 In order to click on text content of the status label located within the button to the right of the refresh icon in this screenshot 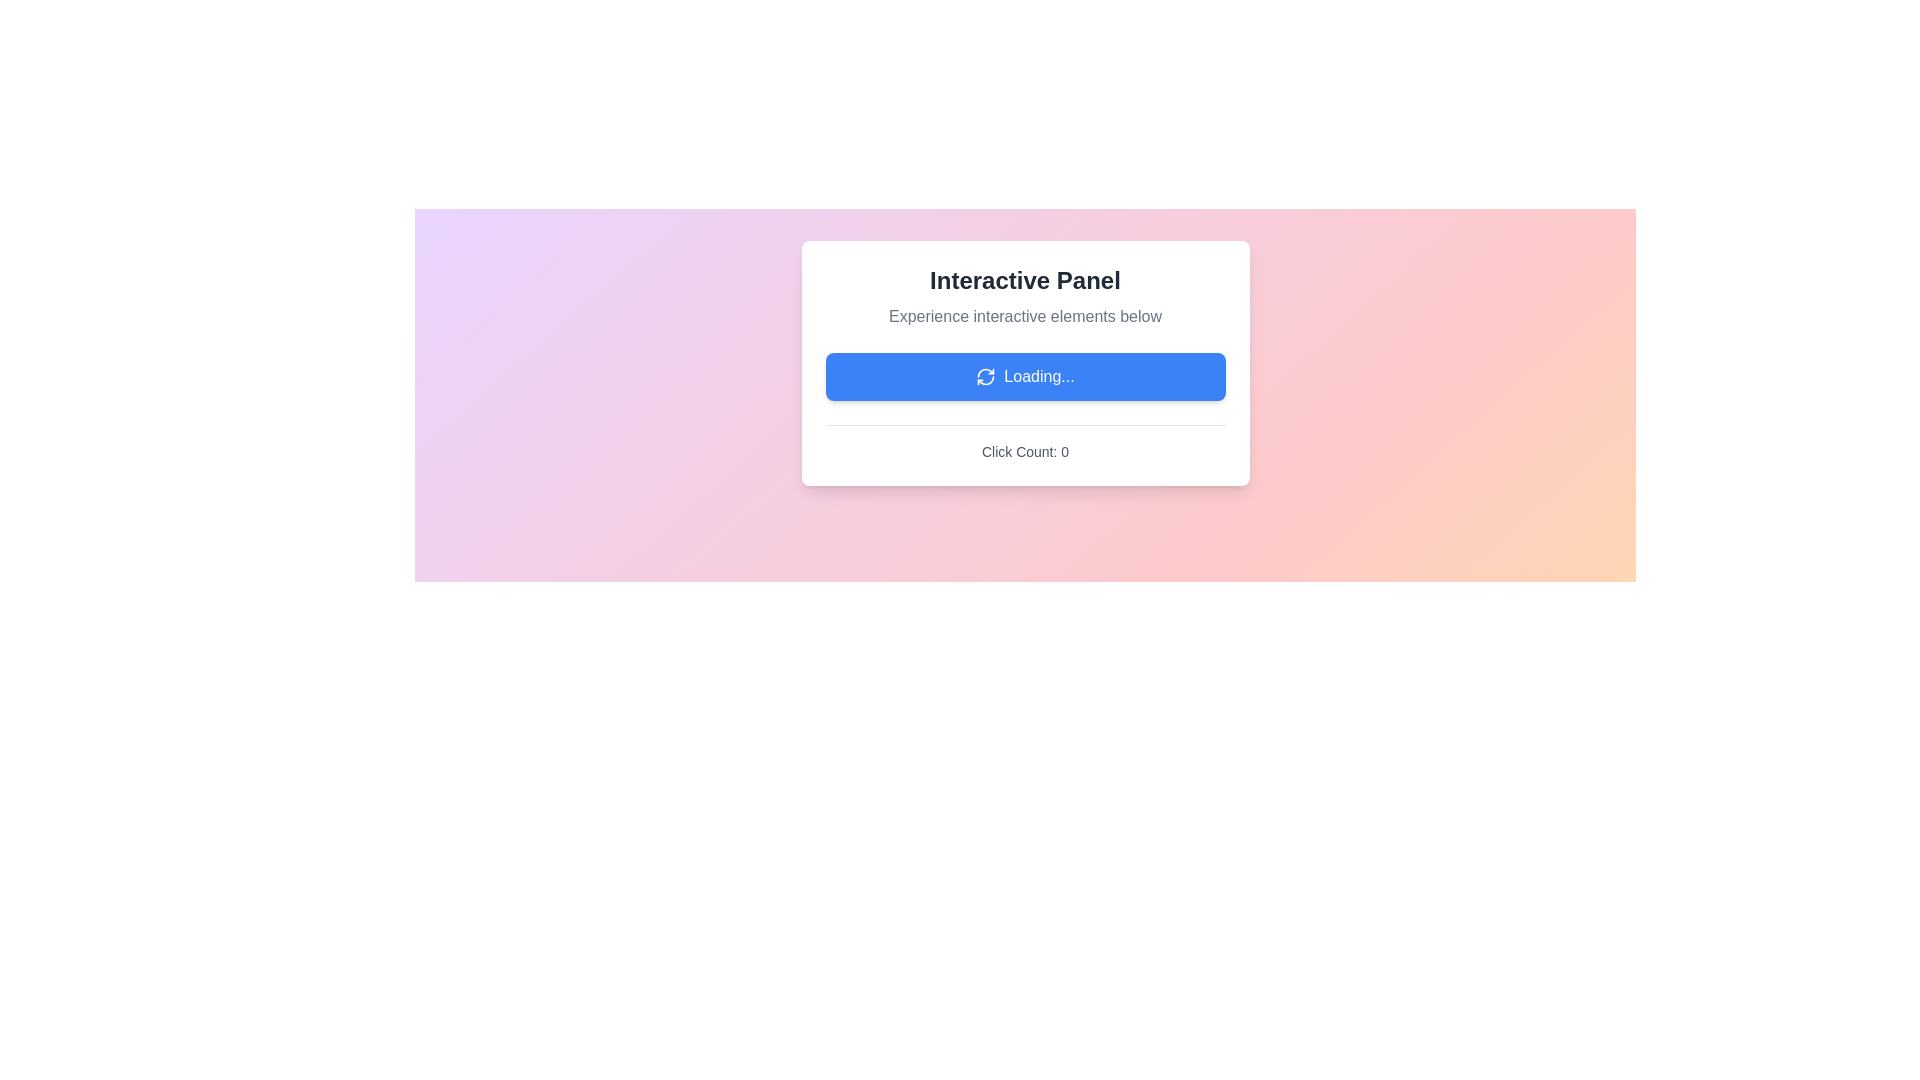, I will do `click(1039, 377)`.